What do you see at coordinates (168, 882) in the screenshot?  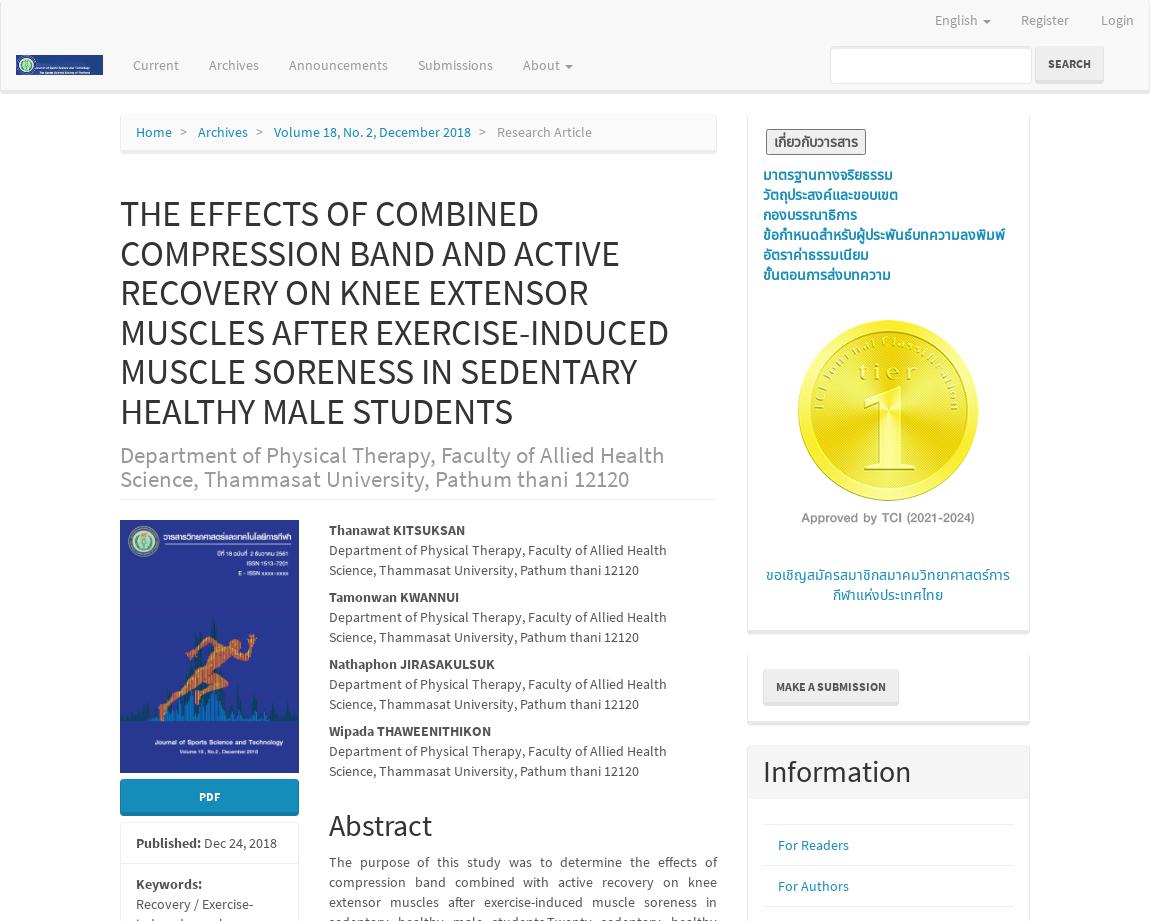 I see `'Keywords:'` at bounding box center [168, 882].